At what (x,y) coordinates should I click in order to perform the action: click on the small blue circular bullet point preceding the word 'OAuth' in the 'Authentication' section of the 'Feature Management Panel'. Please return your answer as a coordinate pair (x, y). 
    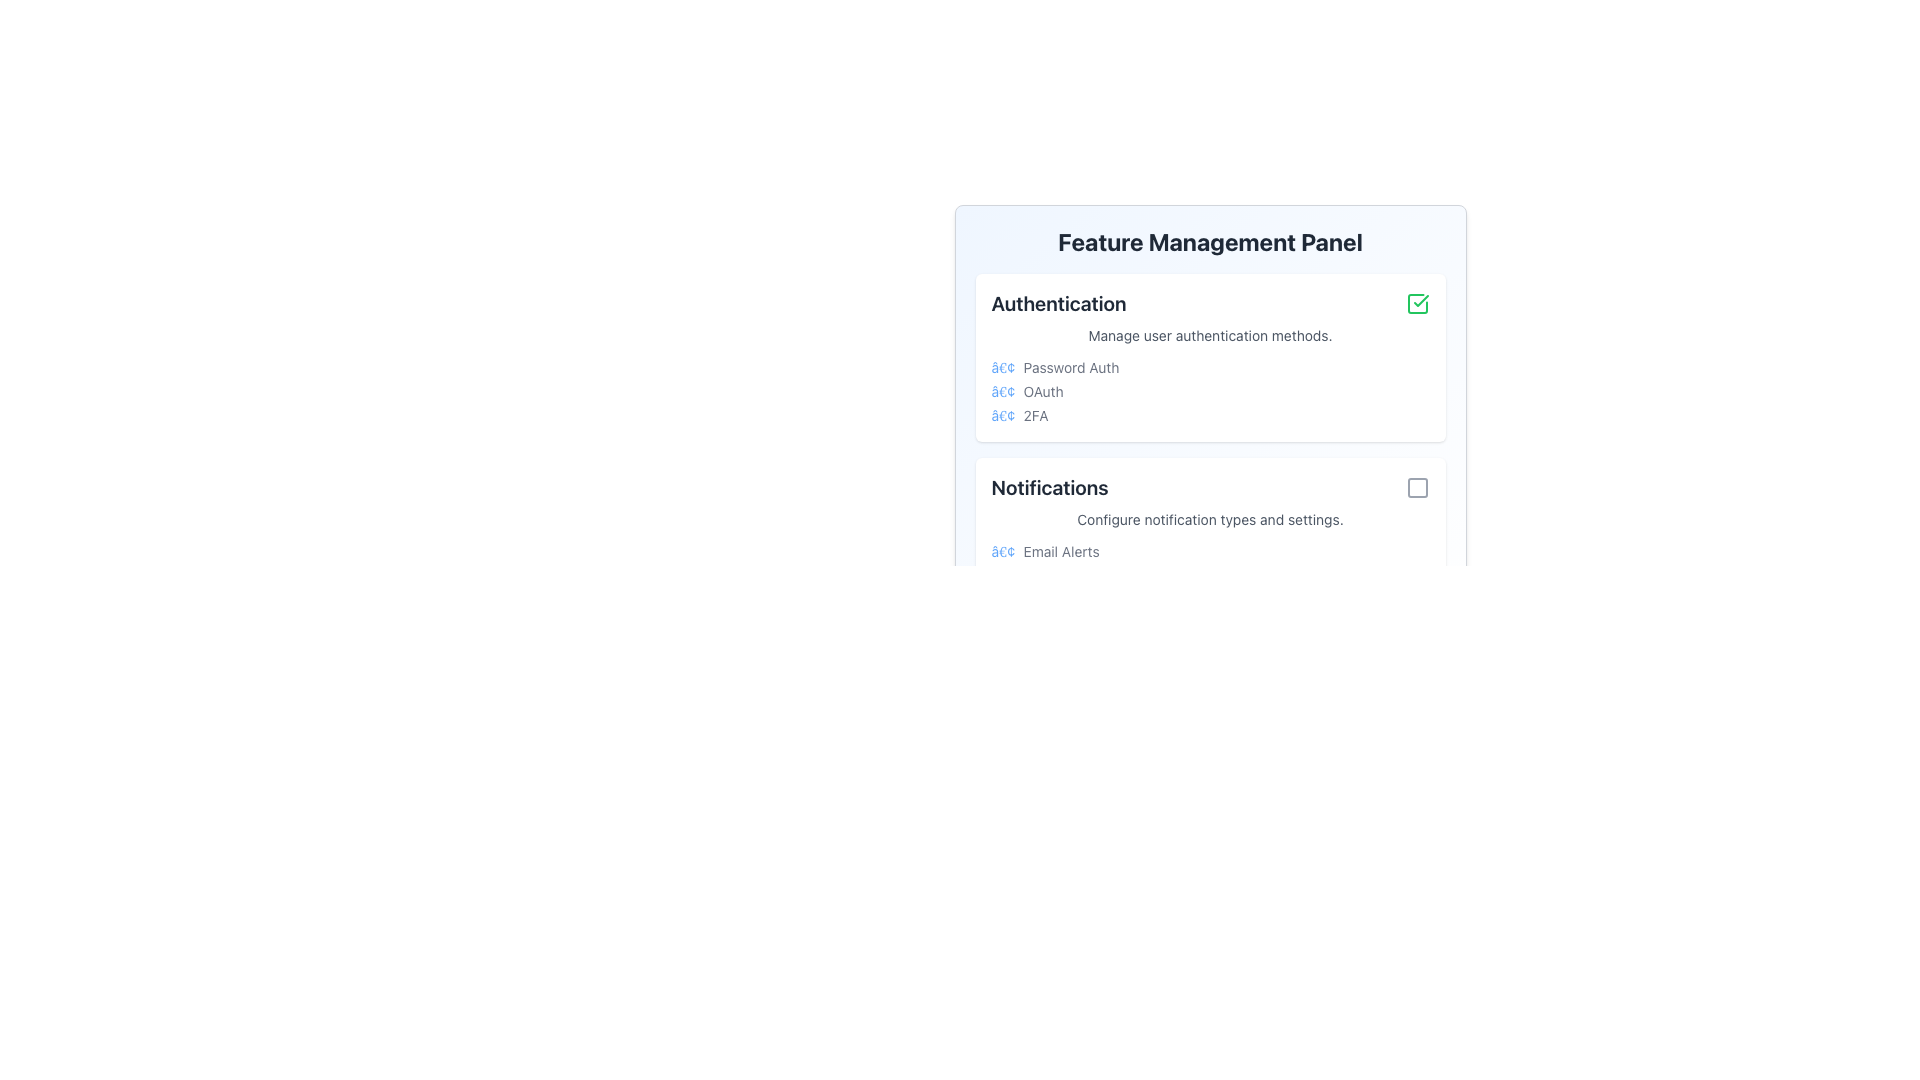
    Looking at the image, I should click on (1003, 392).